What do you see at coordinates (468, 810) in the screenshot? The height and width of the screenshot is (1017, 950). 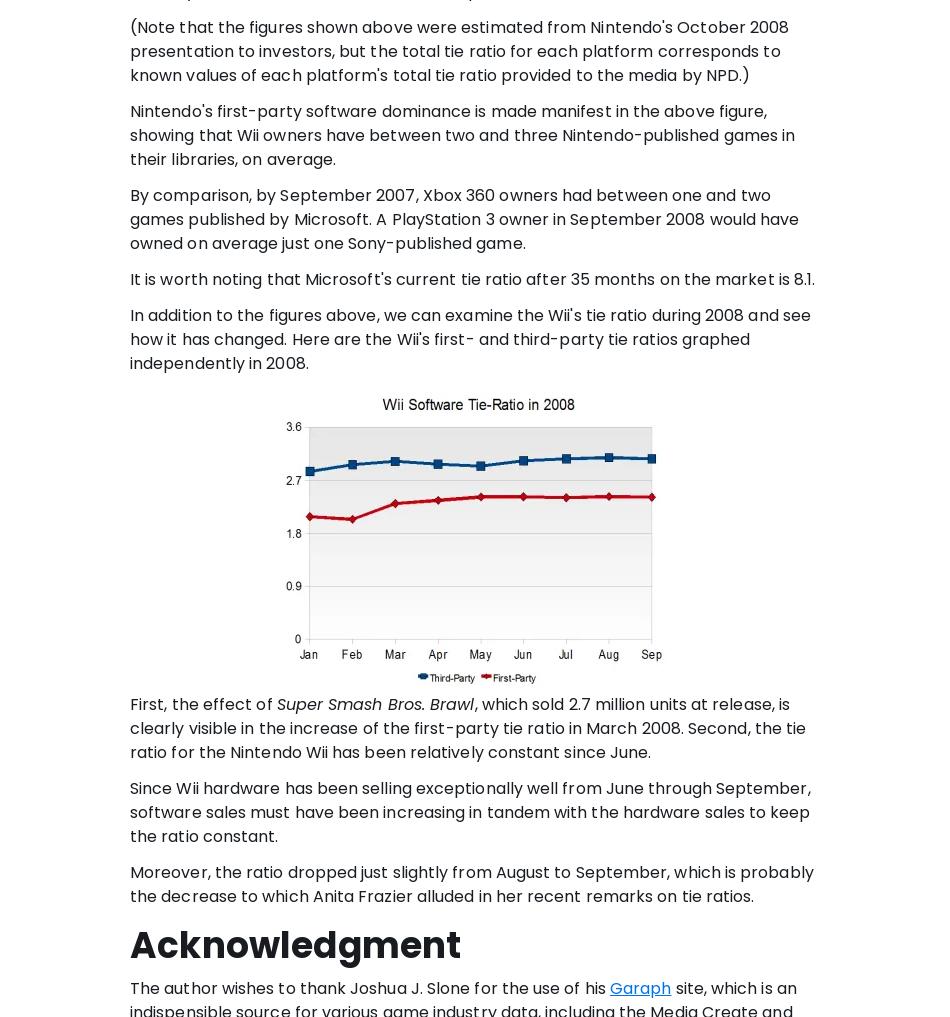 I see `'Since Wii
hardware has been selling exceptionally well from June through
September, software sales must have been increasing in tandem with
the hardware sales to keep the ratio constant.'` at bounding box center [468, 810].